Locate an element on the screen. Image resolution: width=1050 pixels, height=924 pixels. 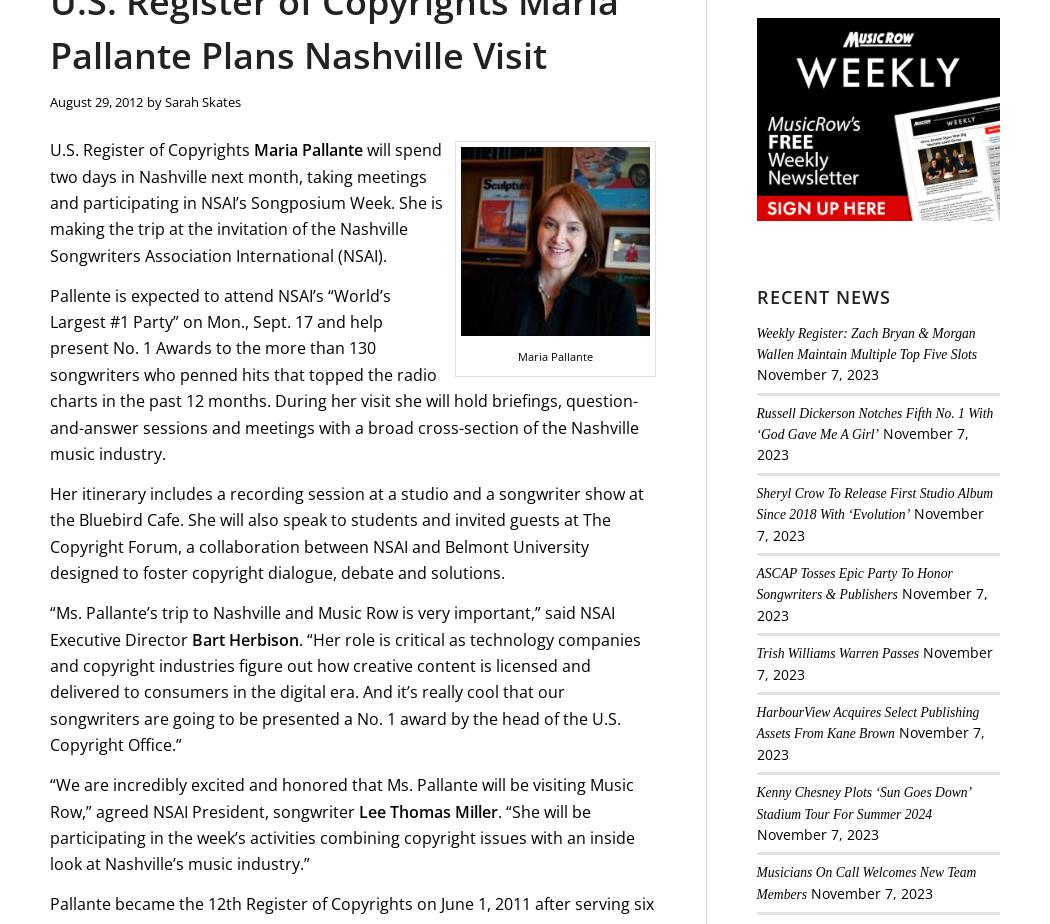
'Trish Williams Warren Passes' is located at coordinates (837, 653).